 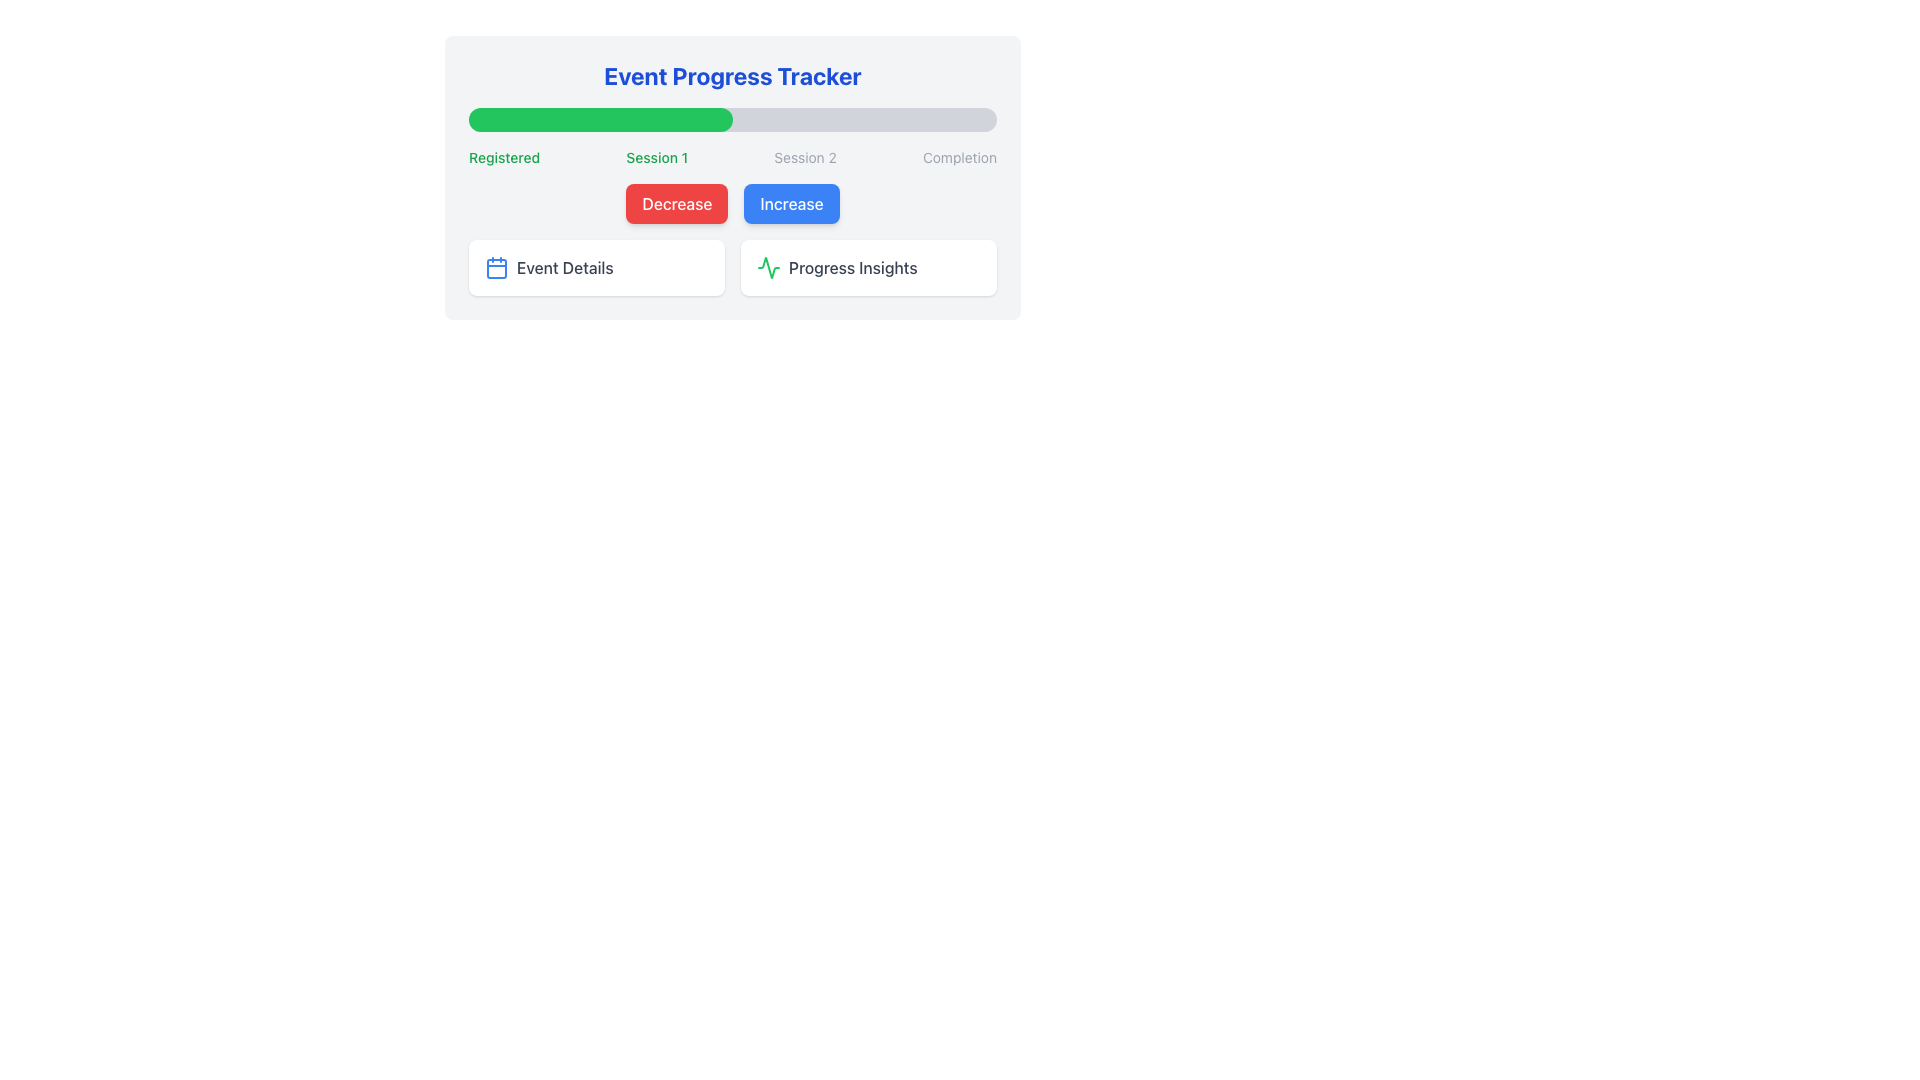 I want to click on the third text label in the progress overview which indicates the current session state or name, so click(x=805, y=157).